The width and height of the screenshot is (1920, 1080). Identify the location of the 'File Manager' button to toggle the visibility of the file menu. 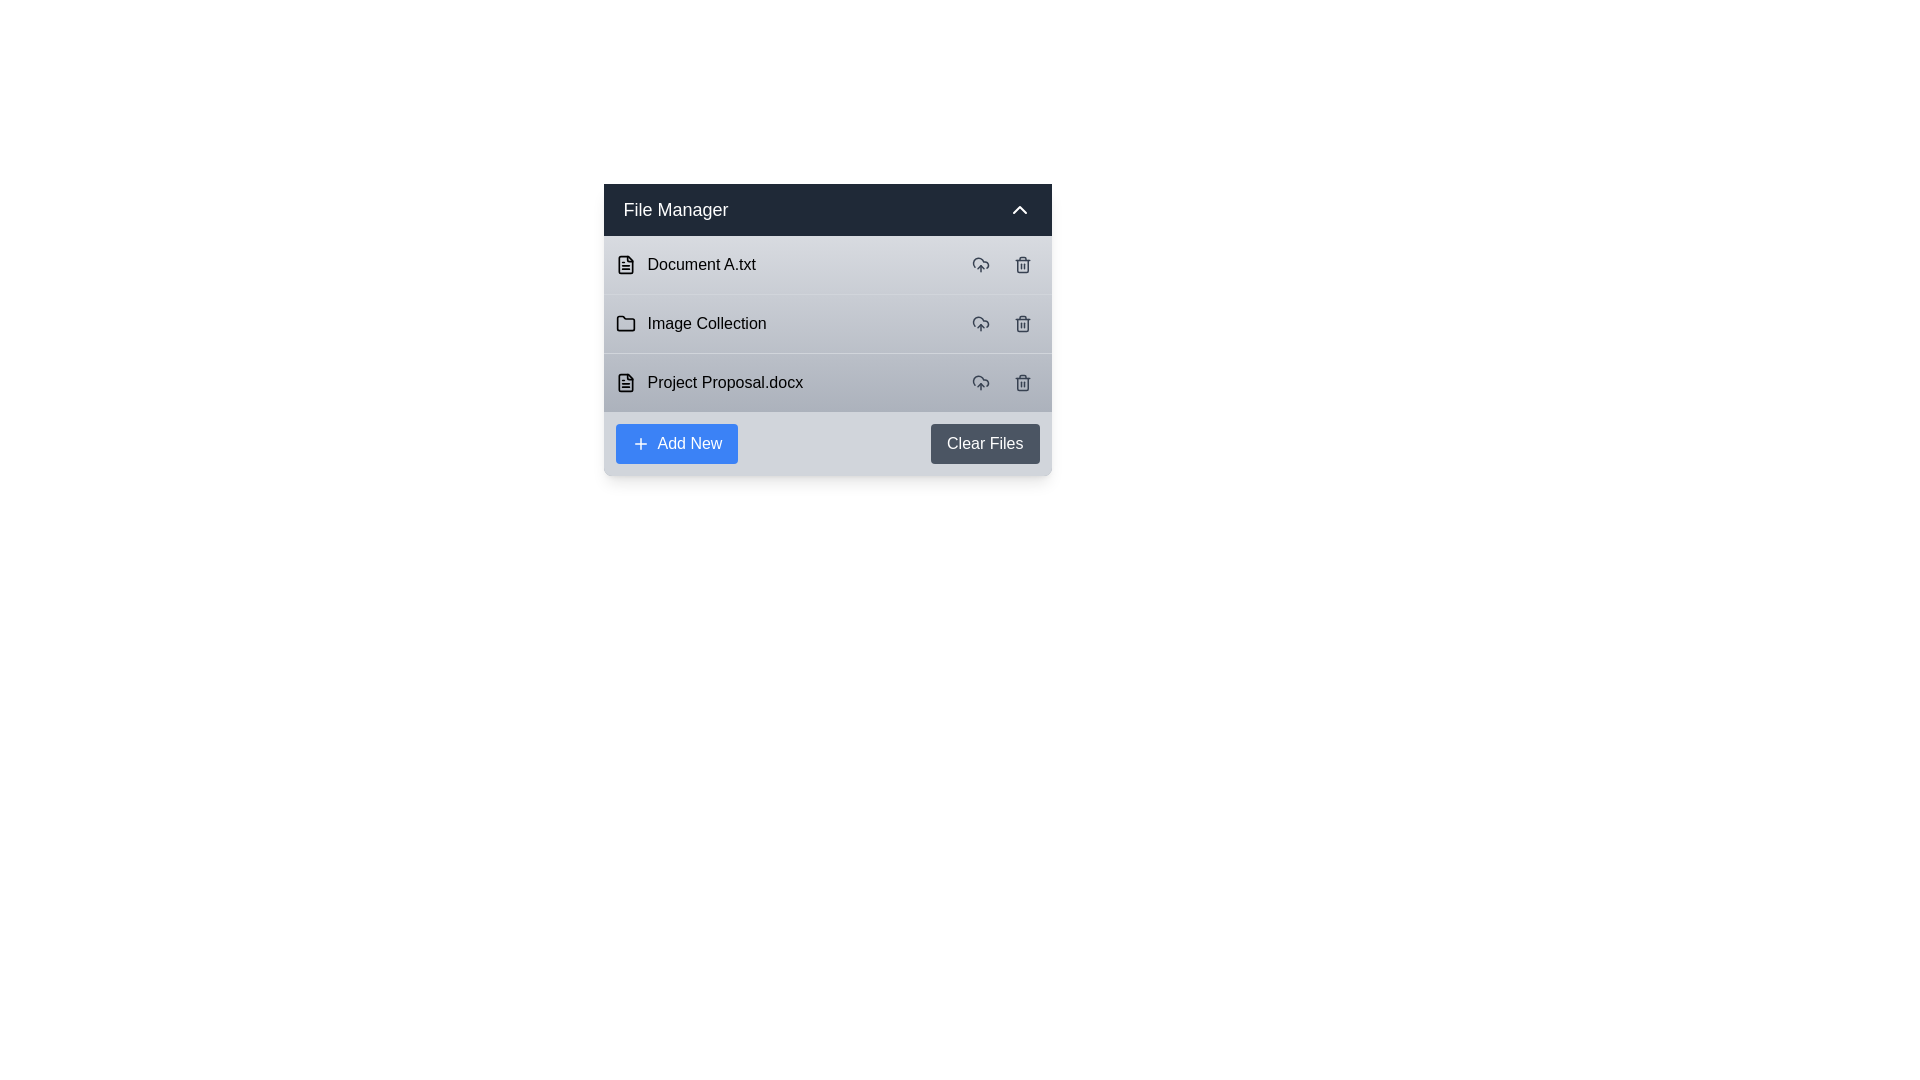
(827, 209).